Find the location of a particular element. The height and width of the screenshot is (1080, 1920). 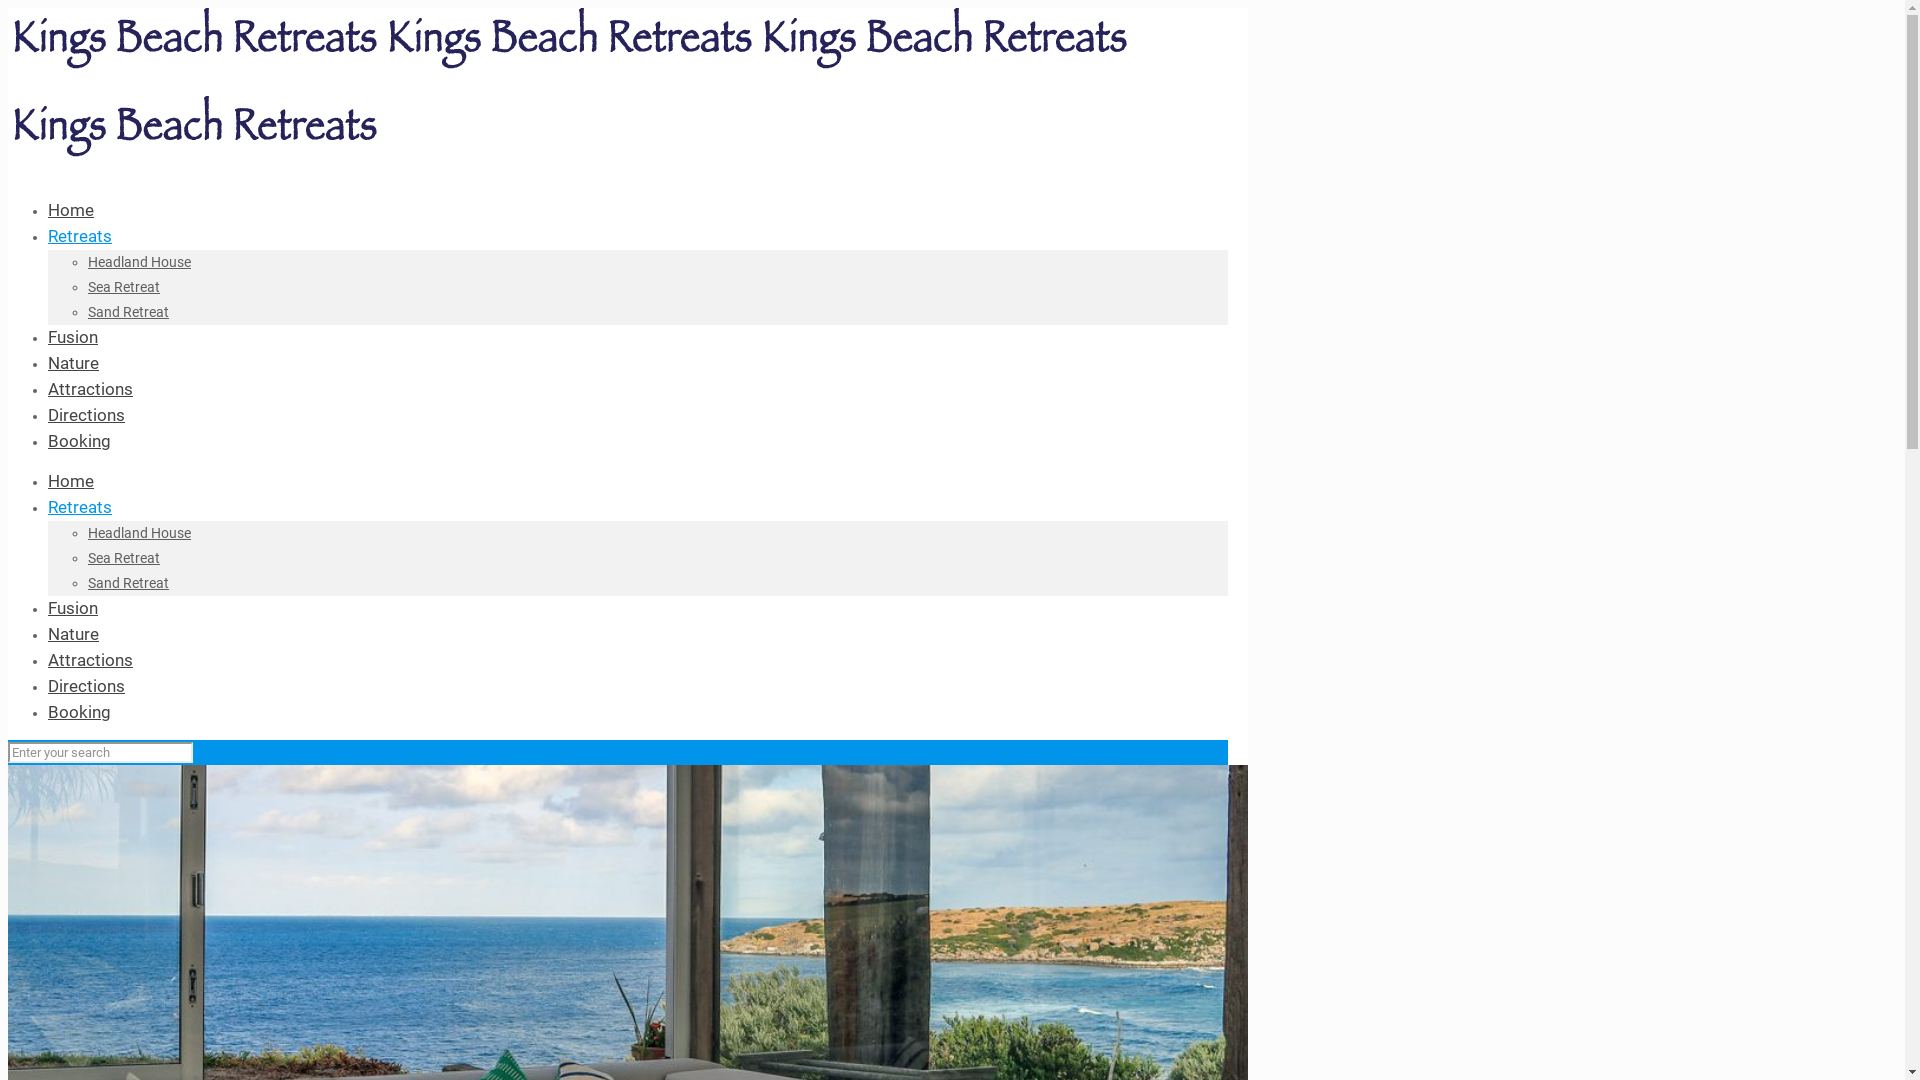

'Fusion' is located at coordinates (72, 335).